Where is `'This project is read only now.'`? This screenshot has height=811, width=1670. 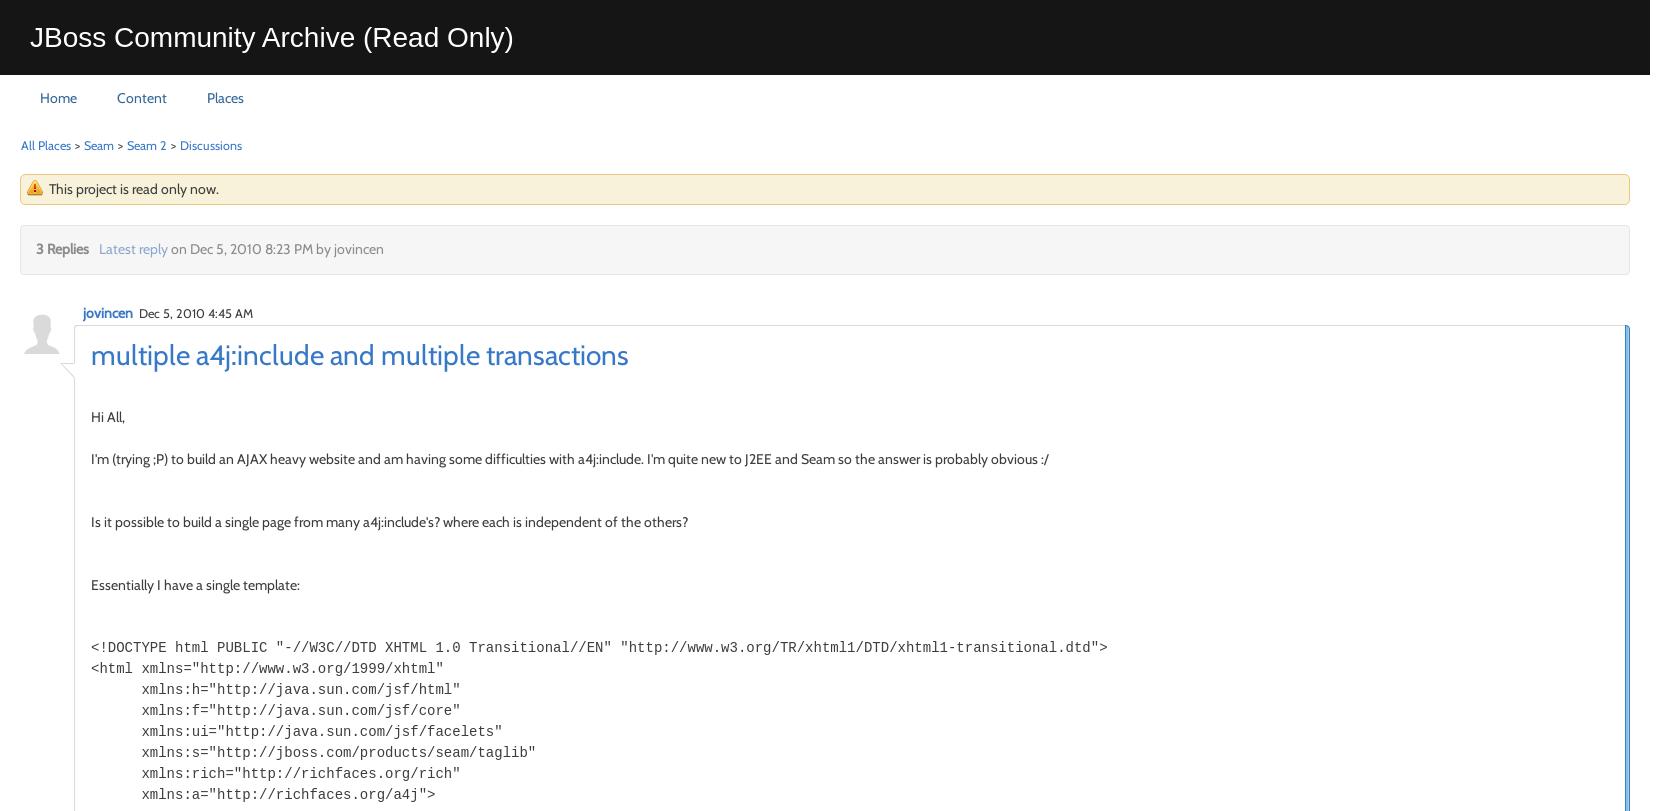 'This project is read only now.' is located at coordinates (132, 187).